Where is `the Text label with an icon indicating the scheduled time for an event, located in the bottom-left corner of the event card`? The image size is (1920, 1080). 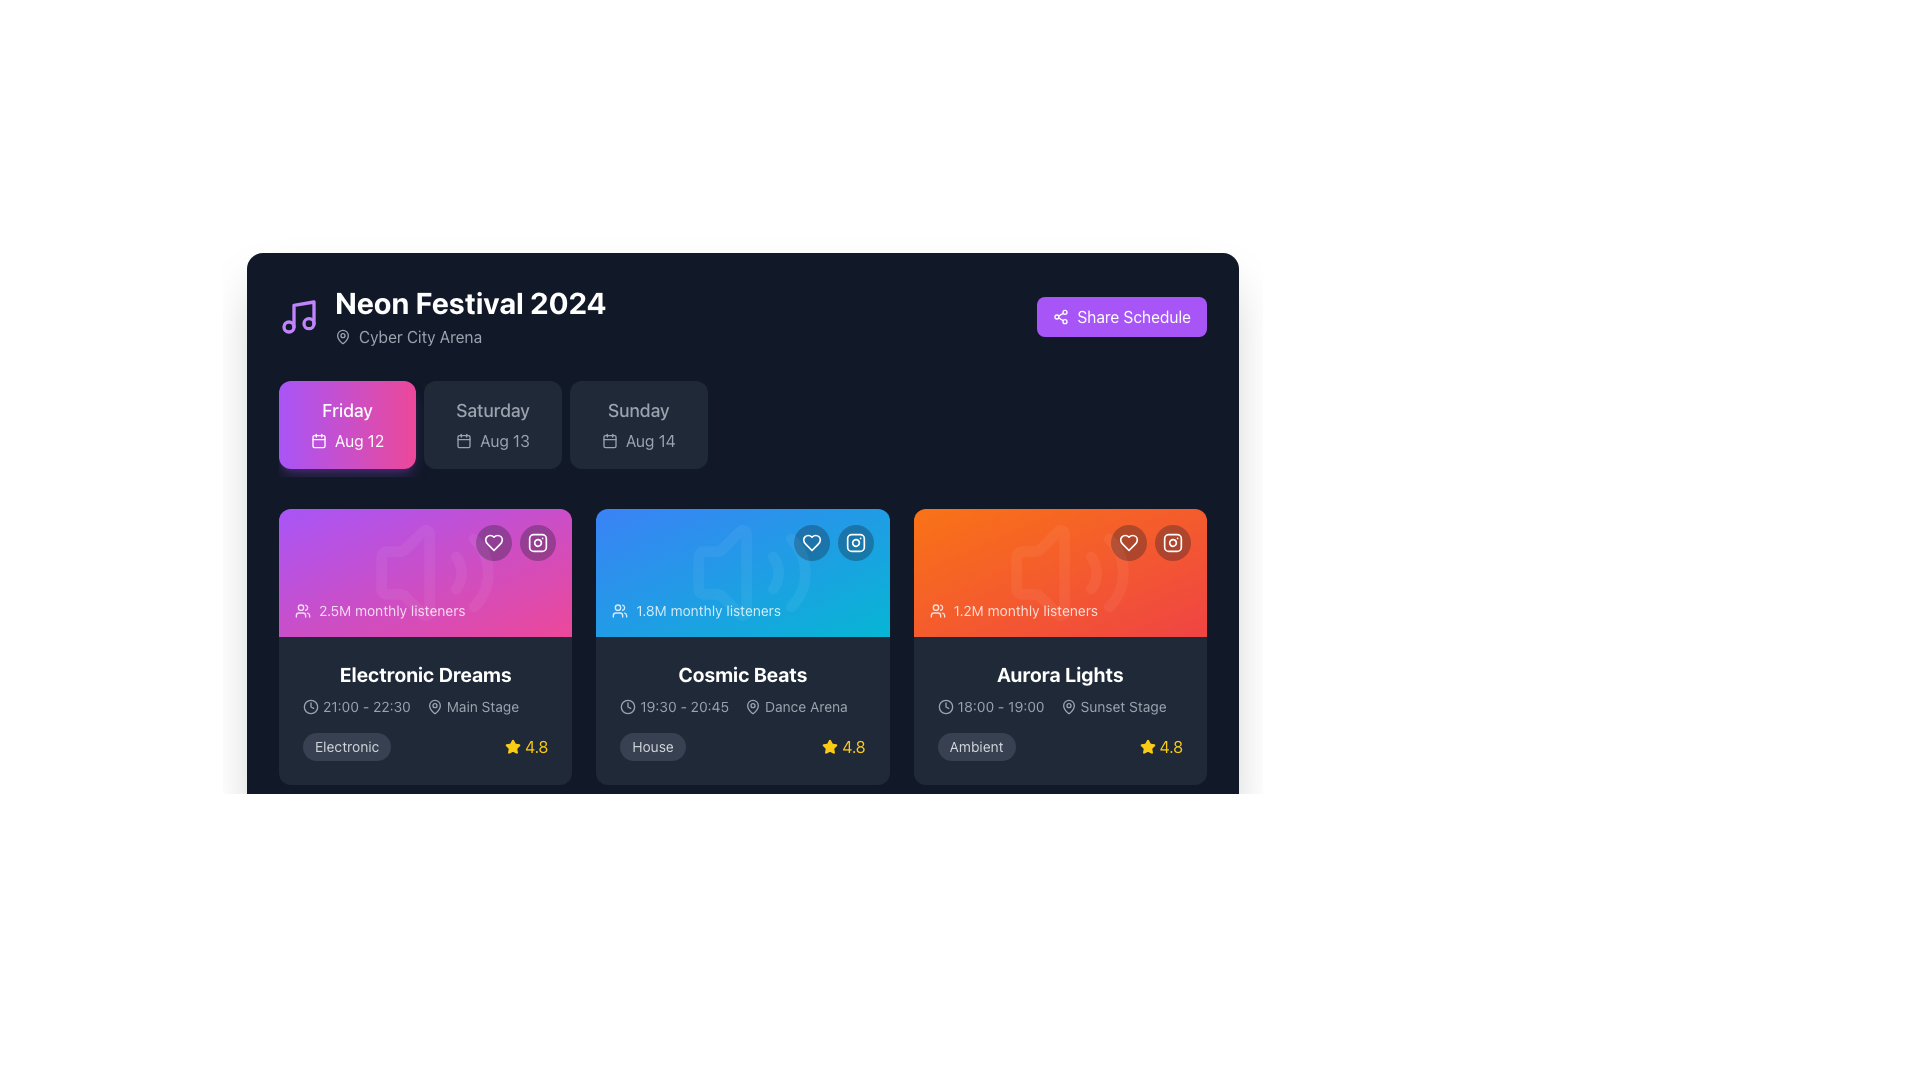 the Text label with an icon indicating the scheduled time for an event, located in the bottom-left corner of the event card is located at coordinates (356, 705).